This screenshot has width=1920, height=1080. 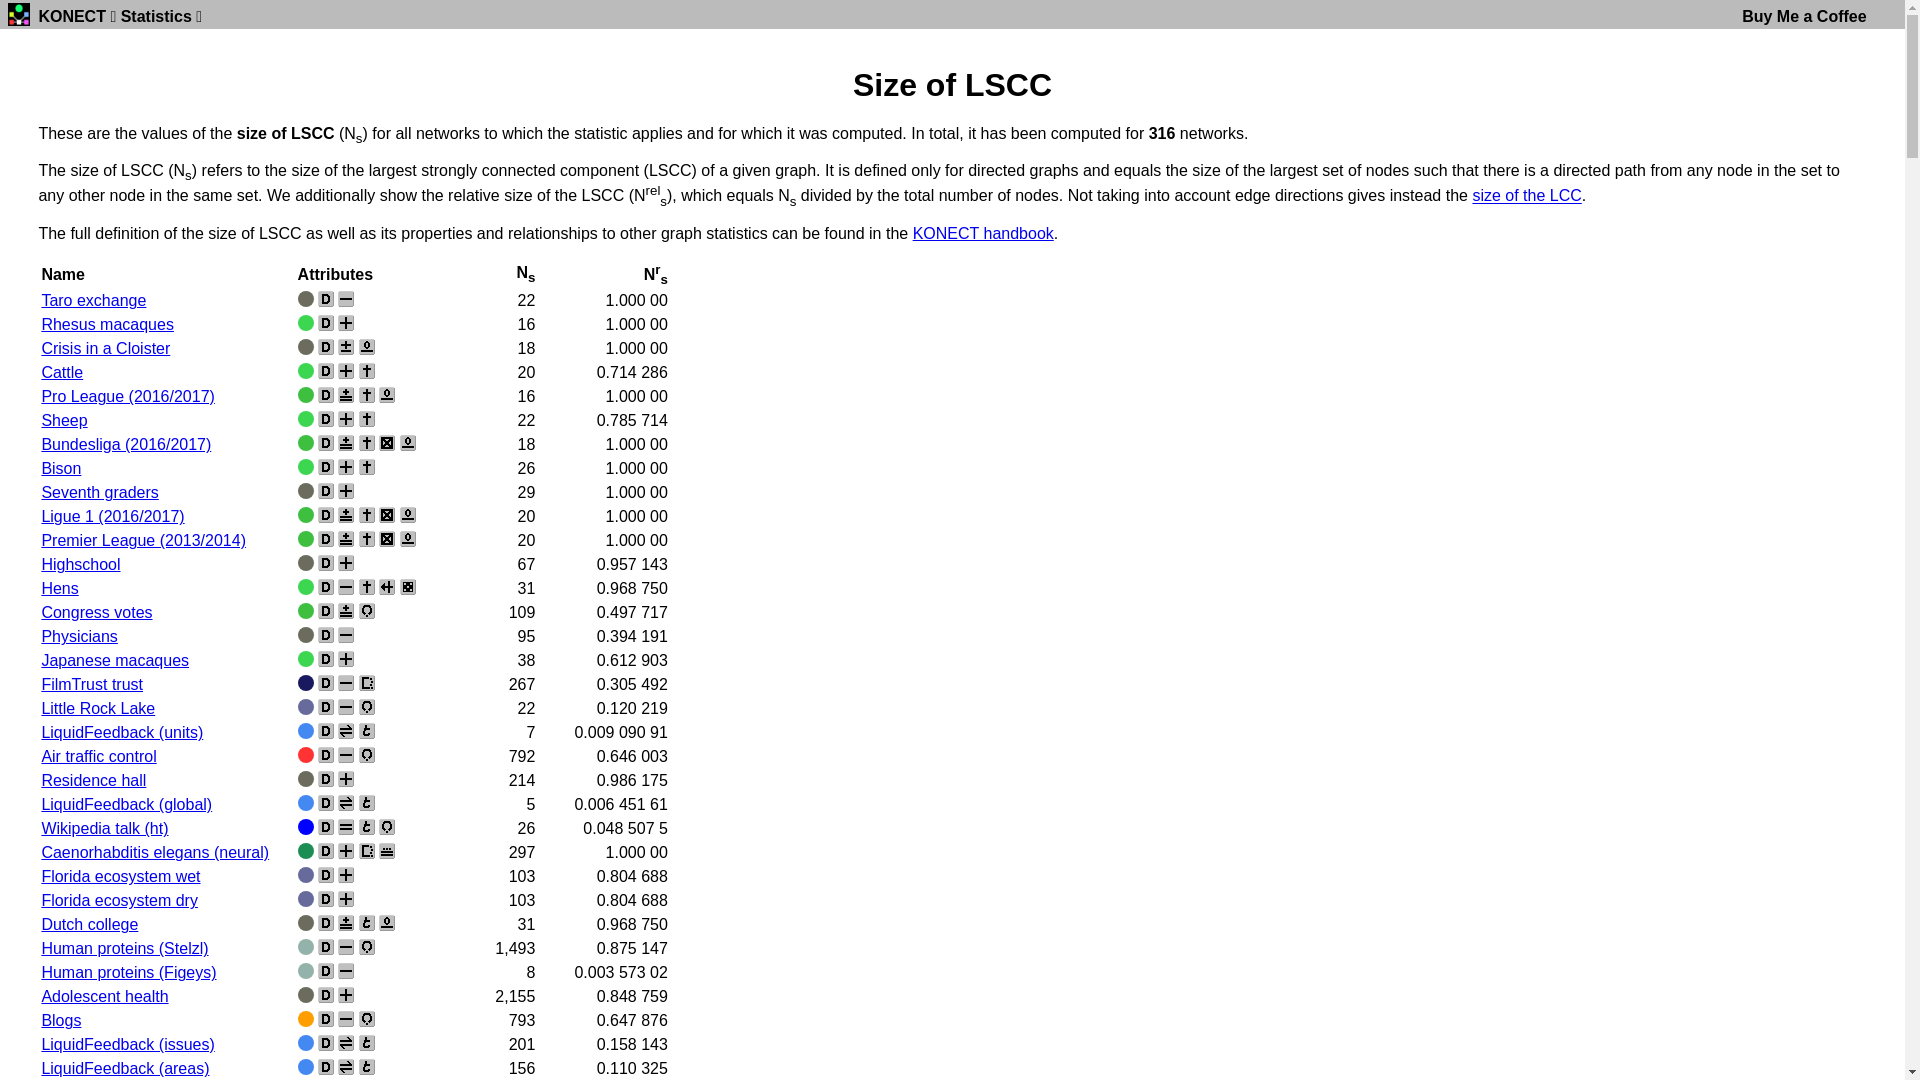 I want to click on 'LiquidFeedback (units)', so click(x=120, y=732).